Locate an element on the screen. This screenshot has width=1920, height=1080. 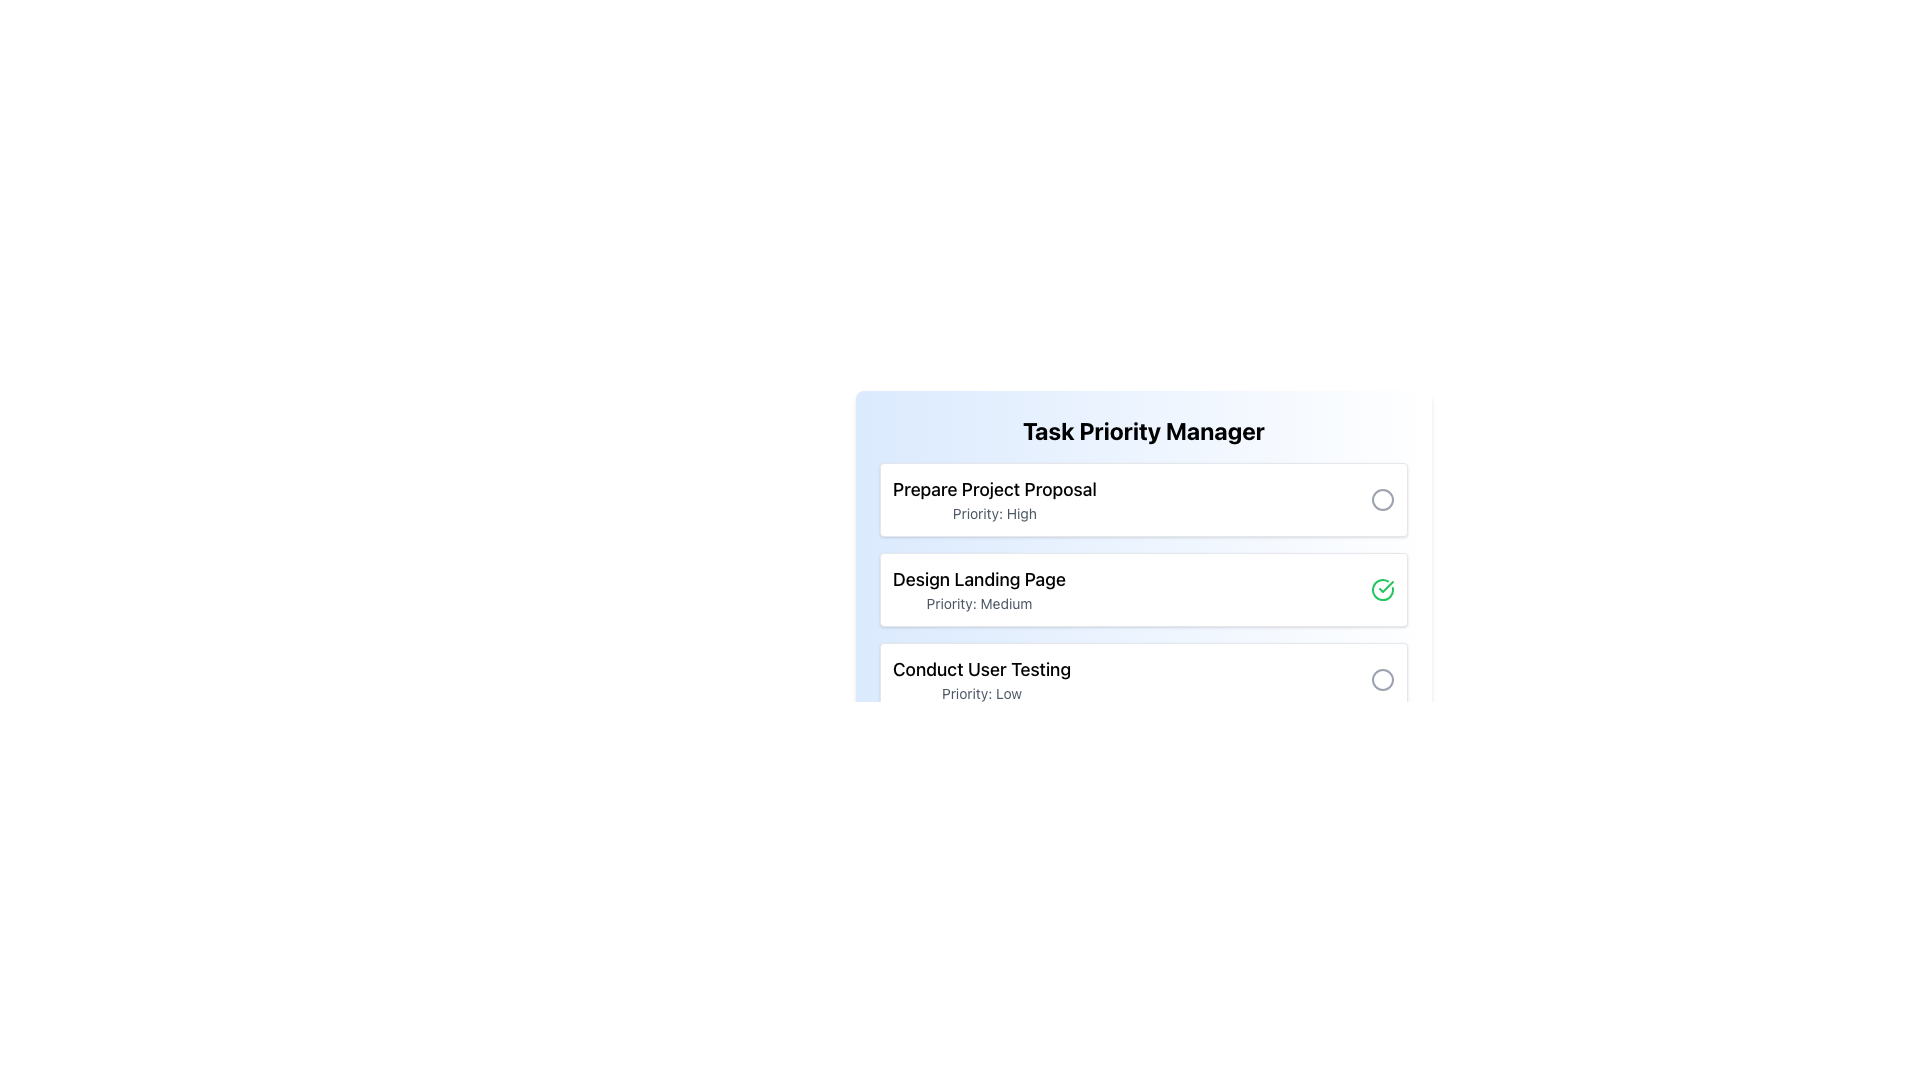
the text label displaying 'Priority: High', which is styled in smaller gray font and located below the title 'Prepare Project Proposal' is located at coordinates (994, 512).